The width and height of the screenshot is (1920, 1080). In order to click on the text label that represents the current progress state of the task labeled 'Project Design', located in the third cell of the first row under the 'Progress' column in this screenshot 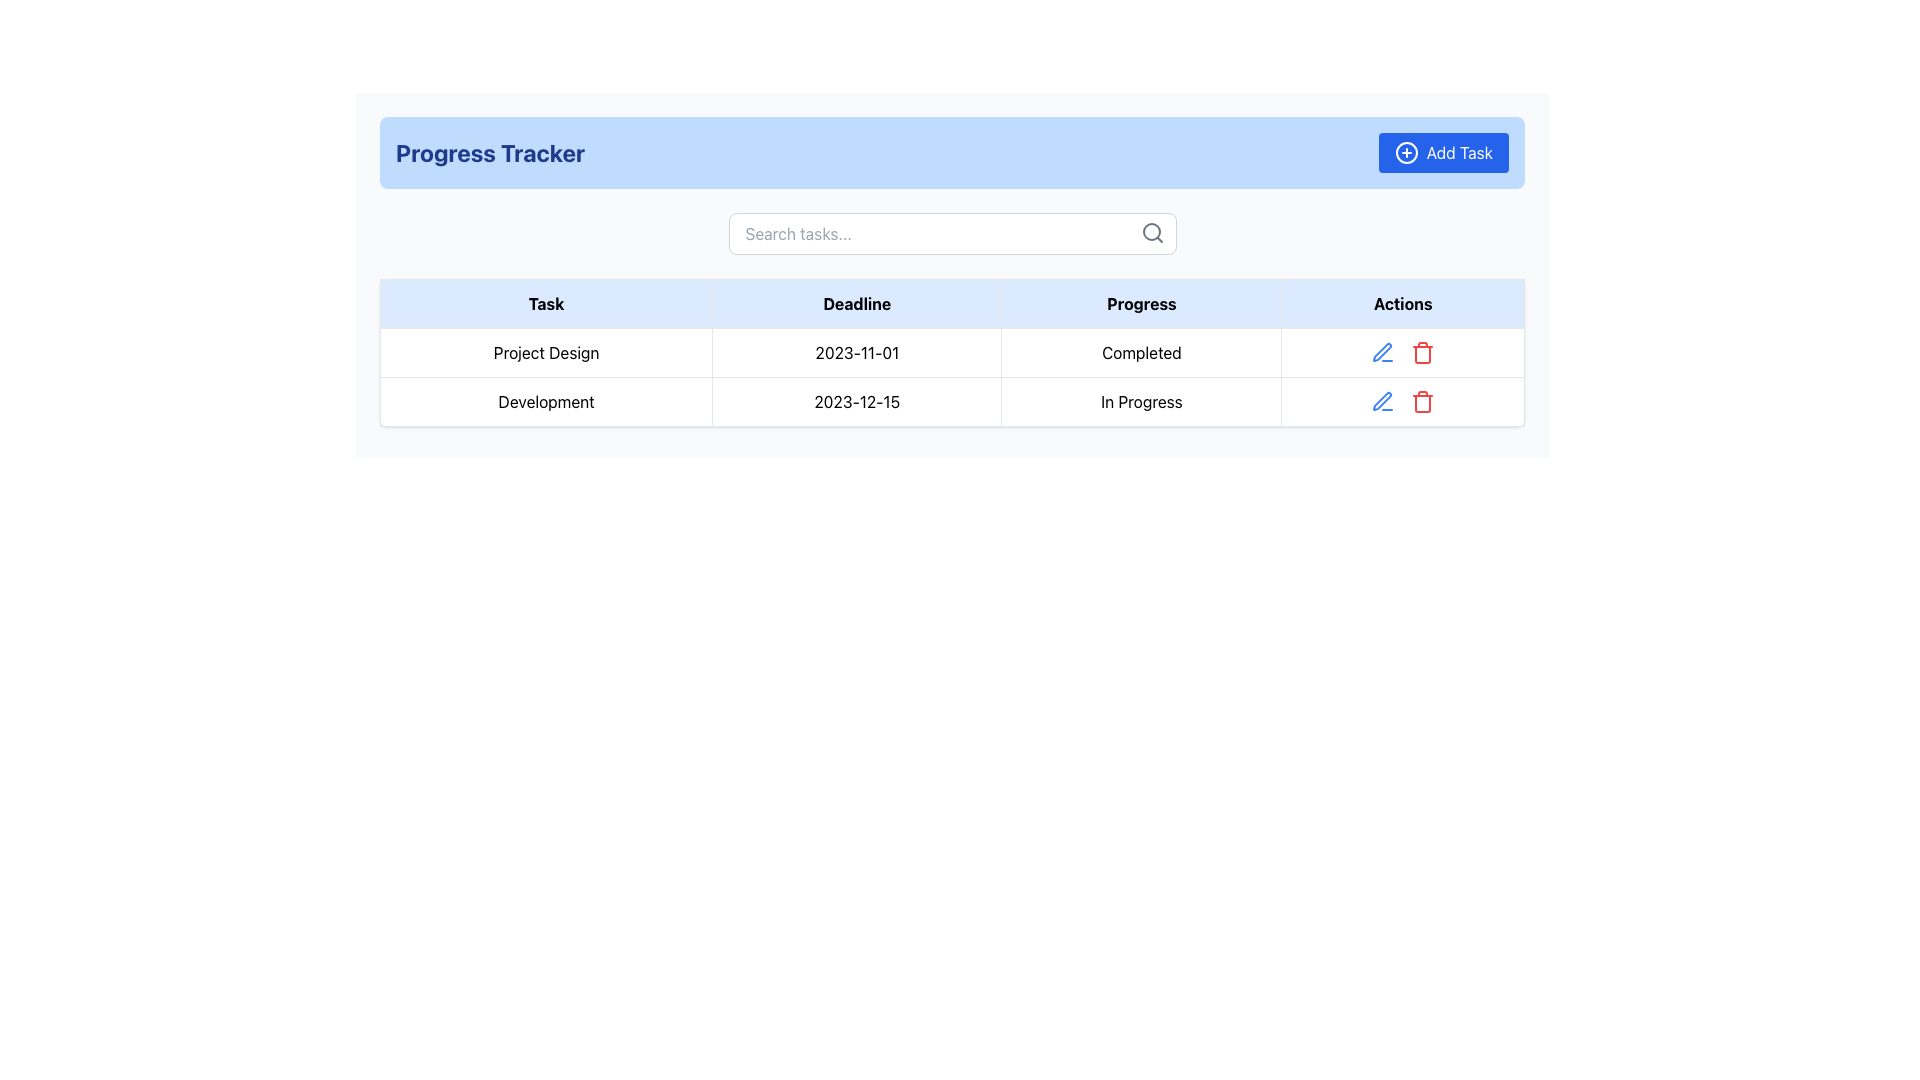, I will do `click(1142, 352)`.